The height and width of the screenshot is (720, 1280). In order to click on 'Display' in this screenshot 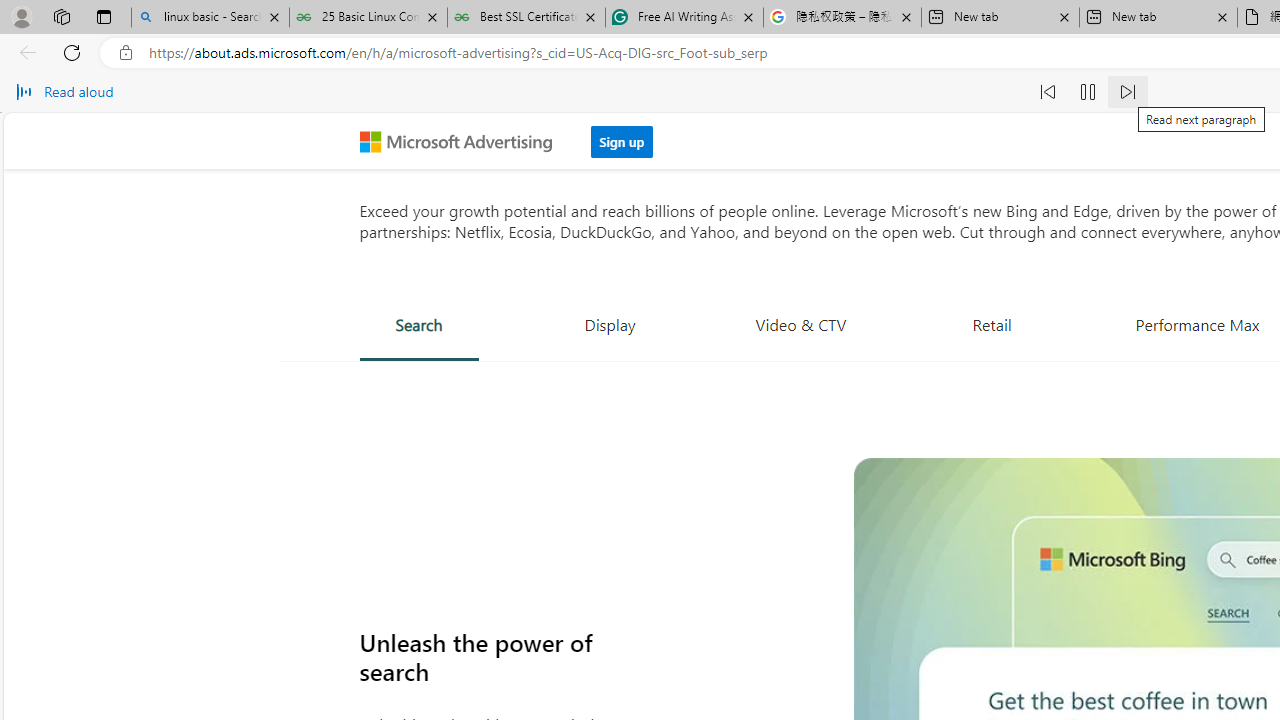, I will do `click(608, 323)`.